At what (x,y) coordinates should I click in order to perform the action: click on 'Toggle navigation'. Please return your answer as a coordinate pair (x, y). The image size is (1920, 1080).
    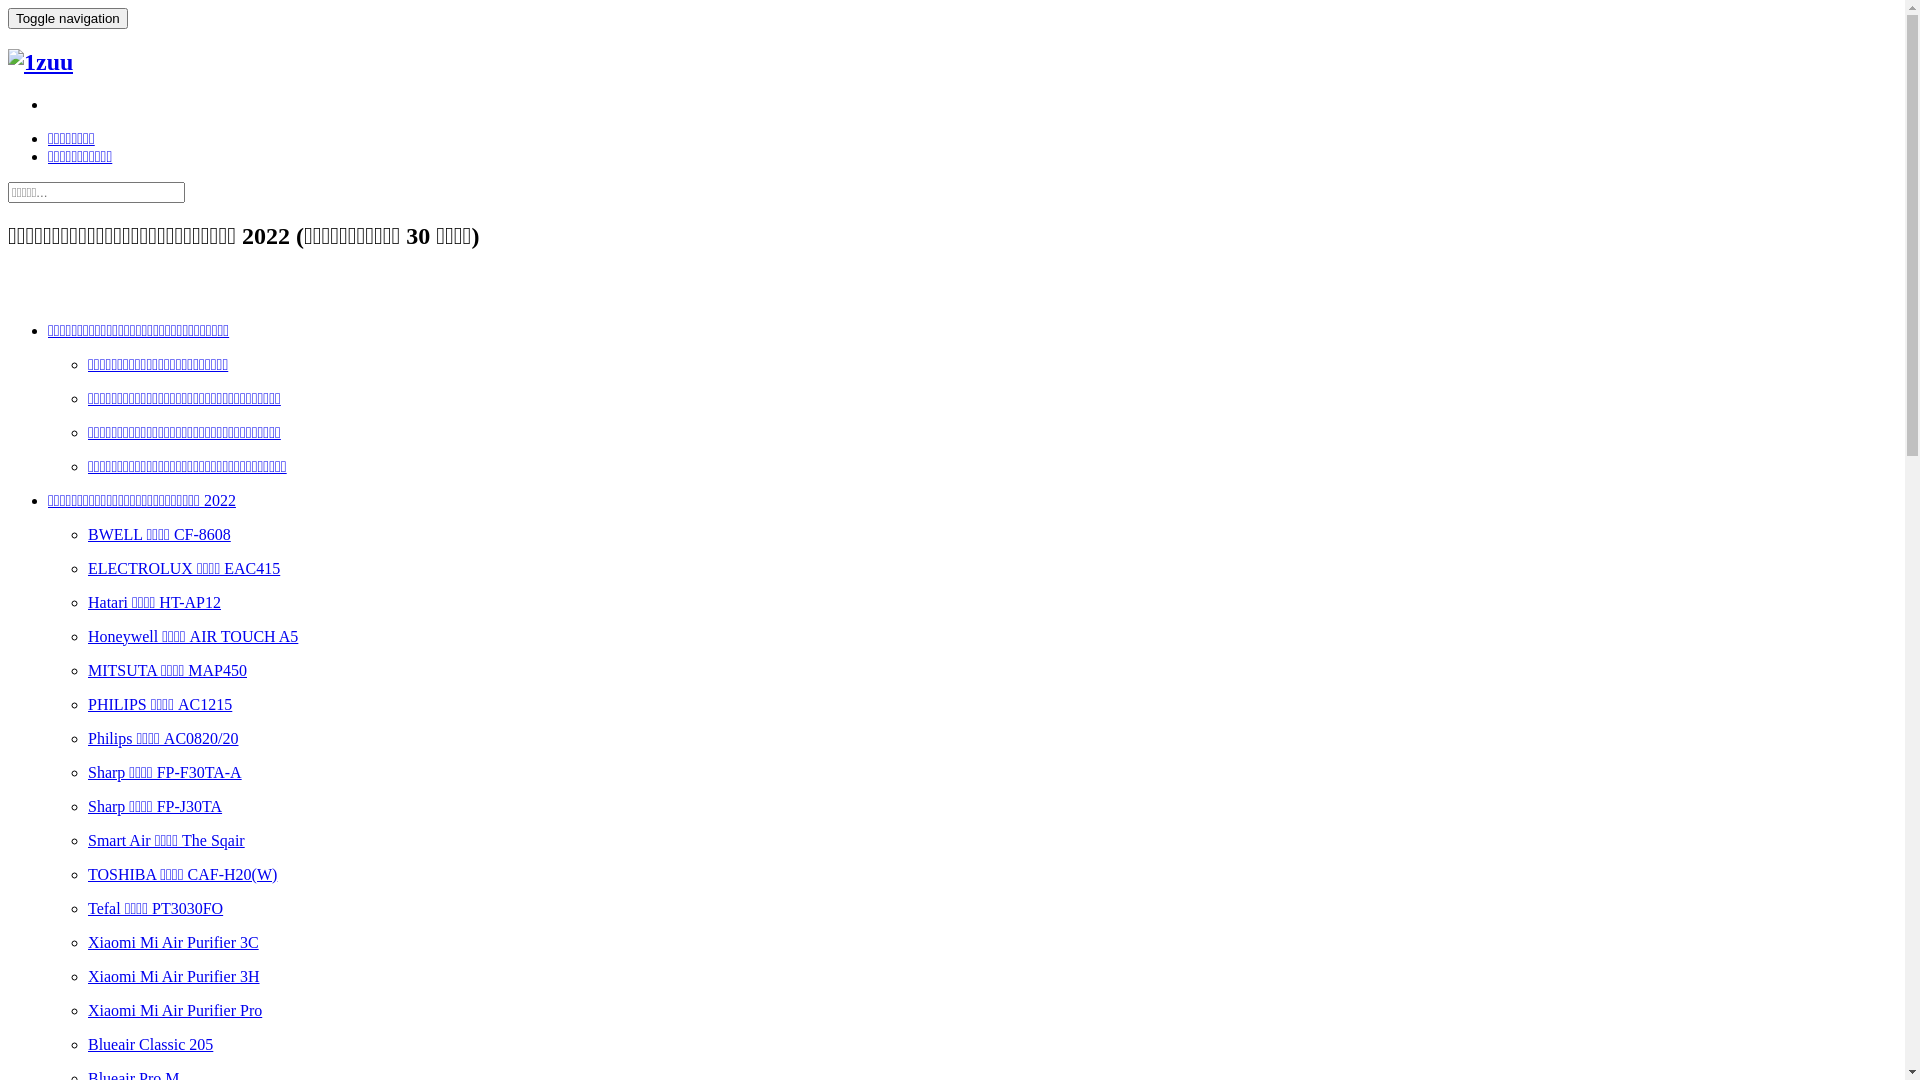
    Looking at the image, I should click on (67, 18).